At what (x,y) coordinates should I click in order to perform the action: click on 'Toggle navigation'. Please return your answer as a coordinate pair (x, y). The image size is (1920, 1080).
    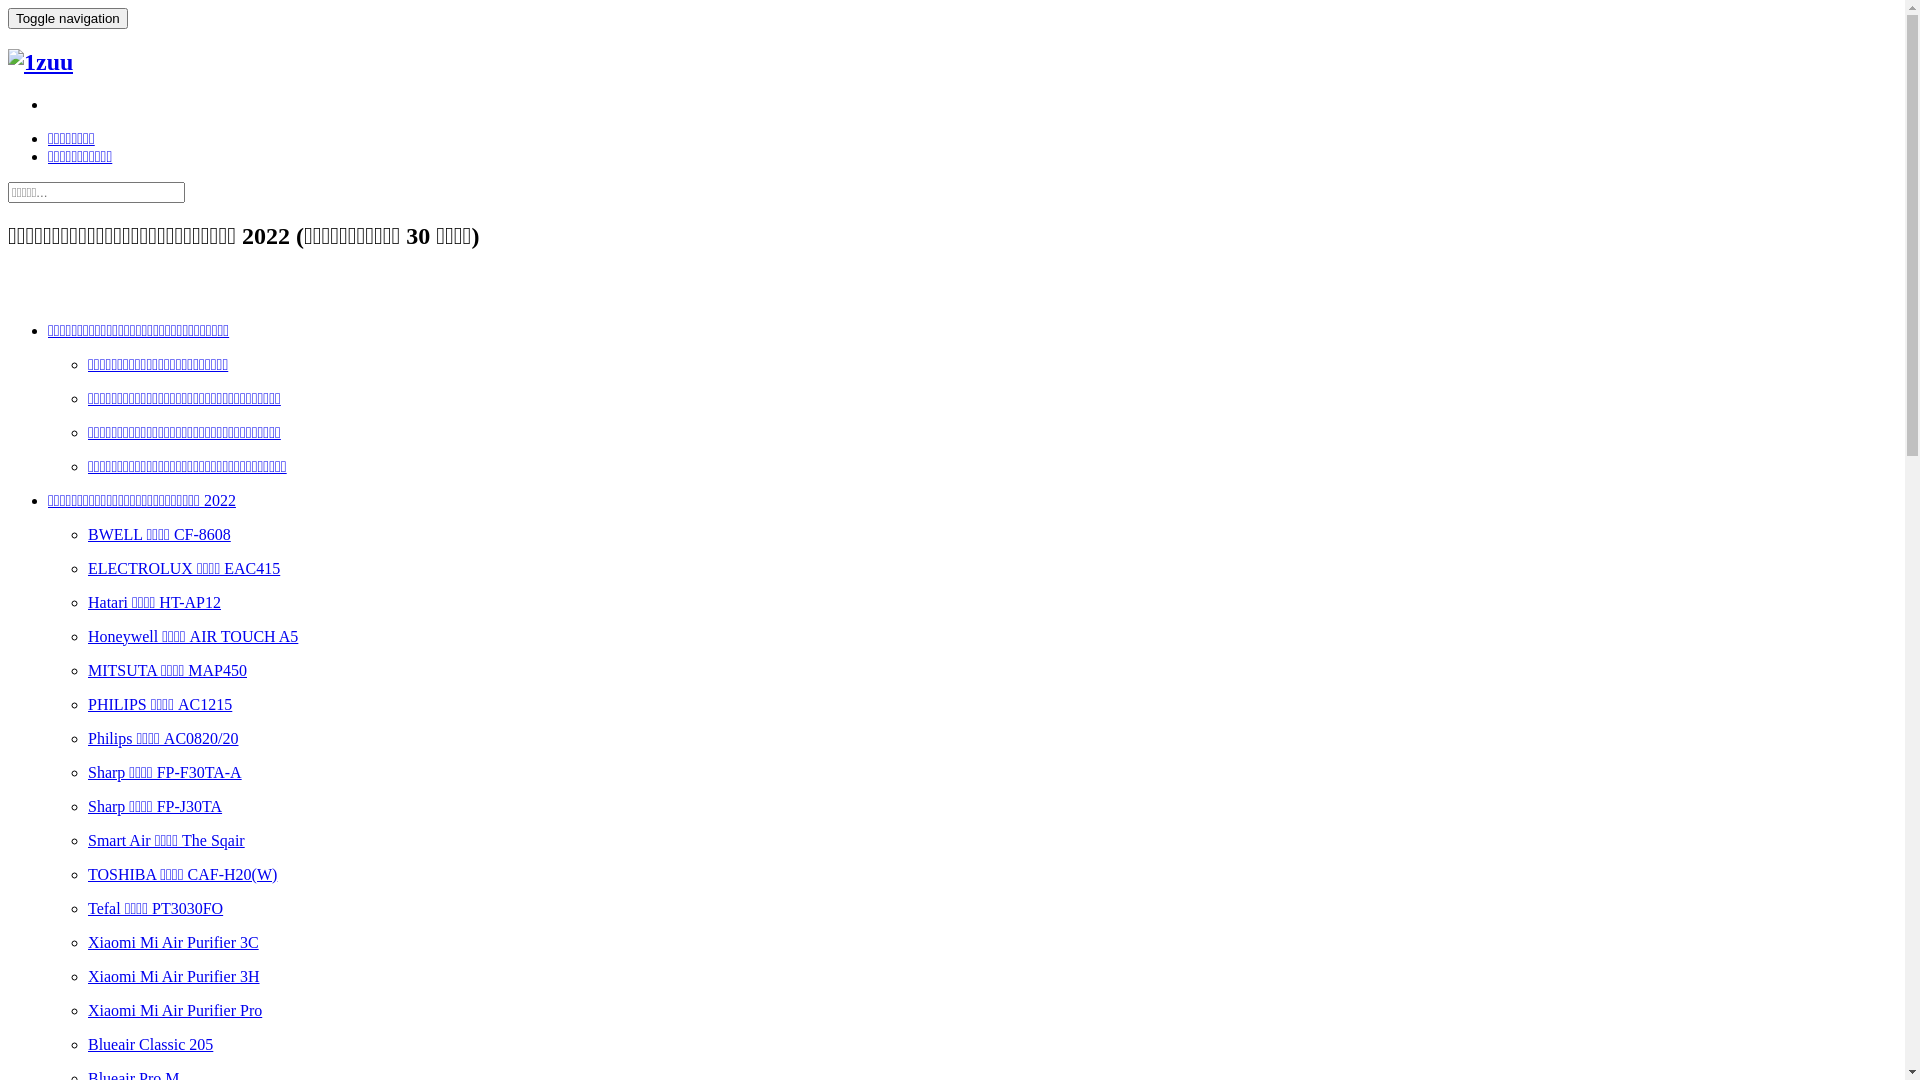
    Looking at the image, I should click on (67, 18).